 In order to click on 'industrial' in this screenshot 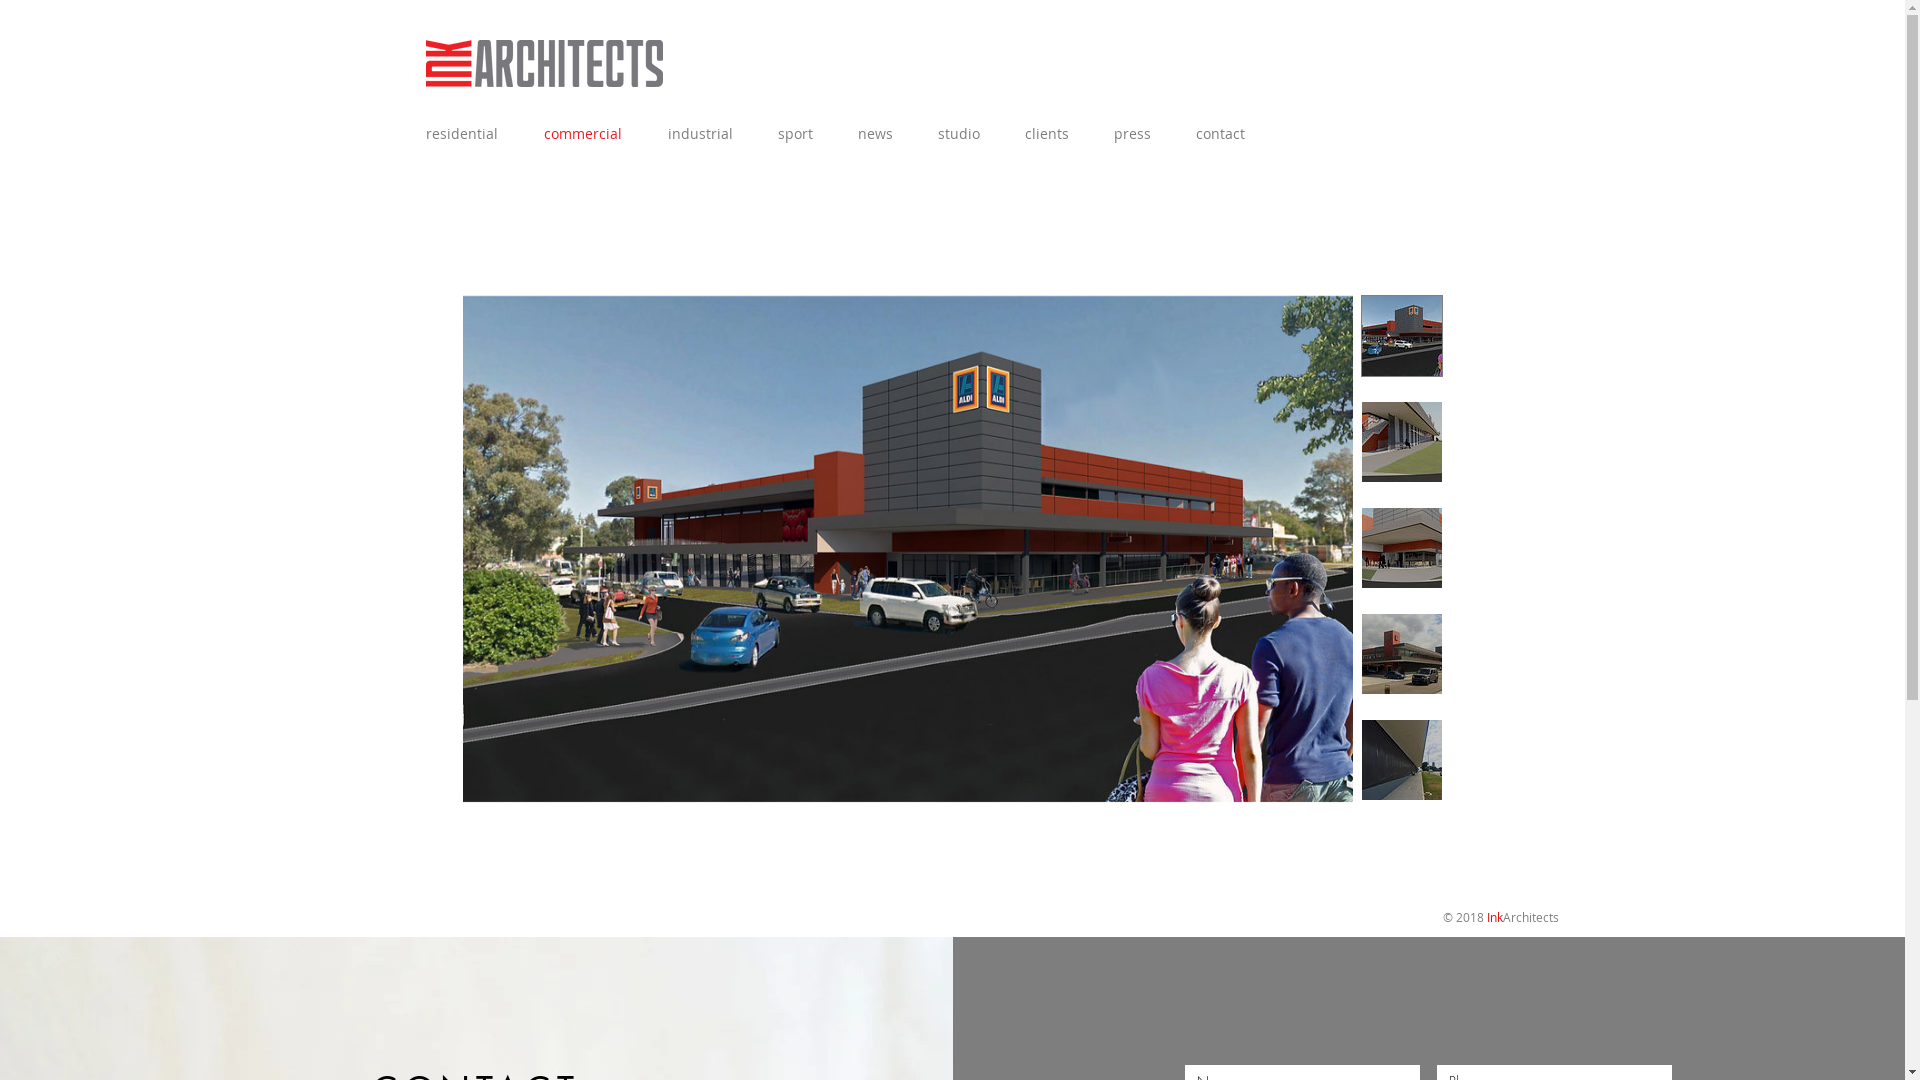, I will do `click(706, 133)`.